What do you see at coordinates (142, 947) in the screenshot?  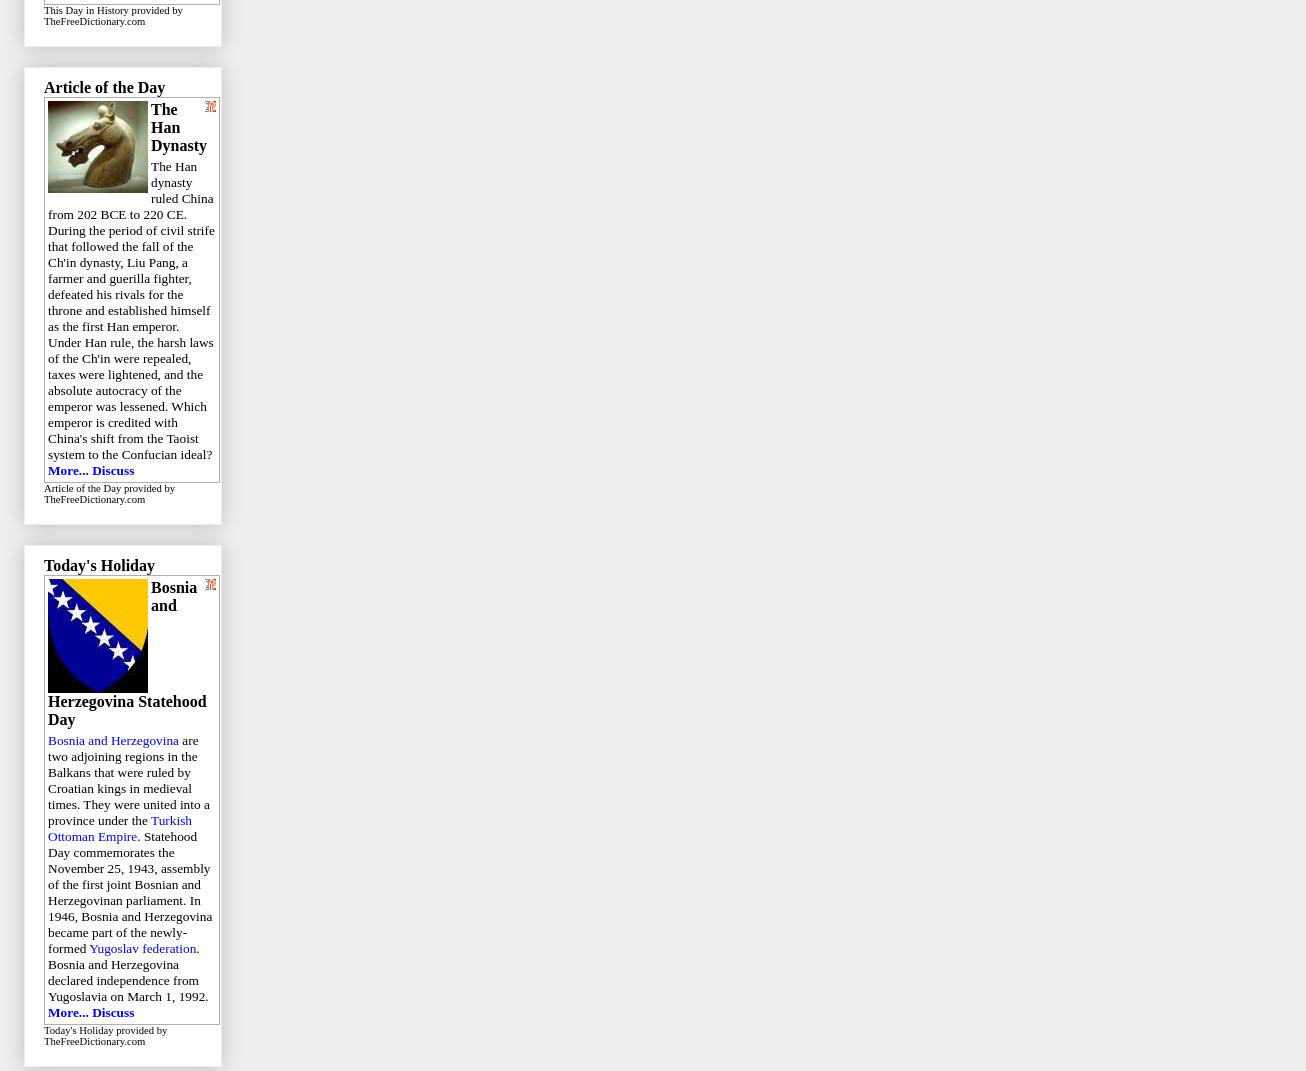 I see `'Yugoslav federation'` at bounding box center [142, 947].